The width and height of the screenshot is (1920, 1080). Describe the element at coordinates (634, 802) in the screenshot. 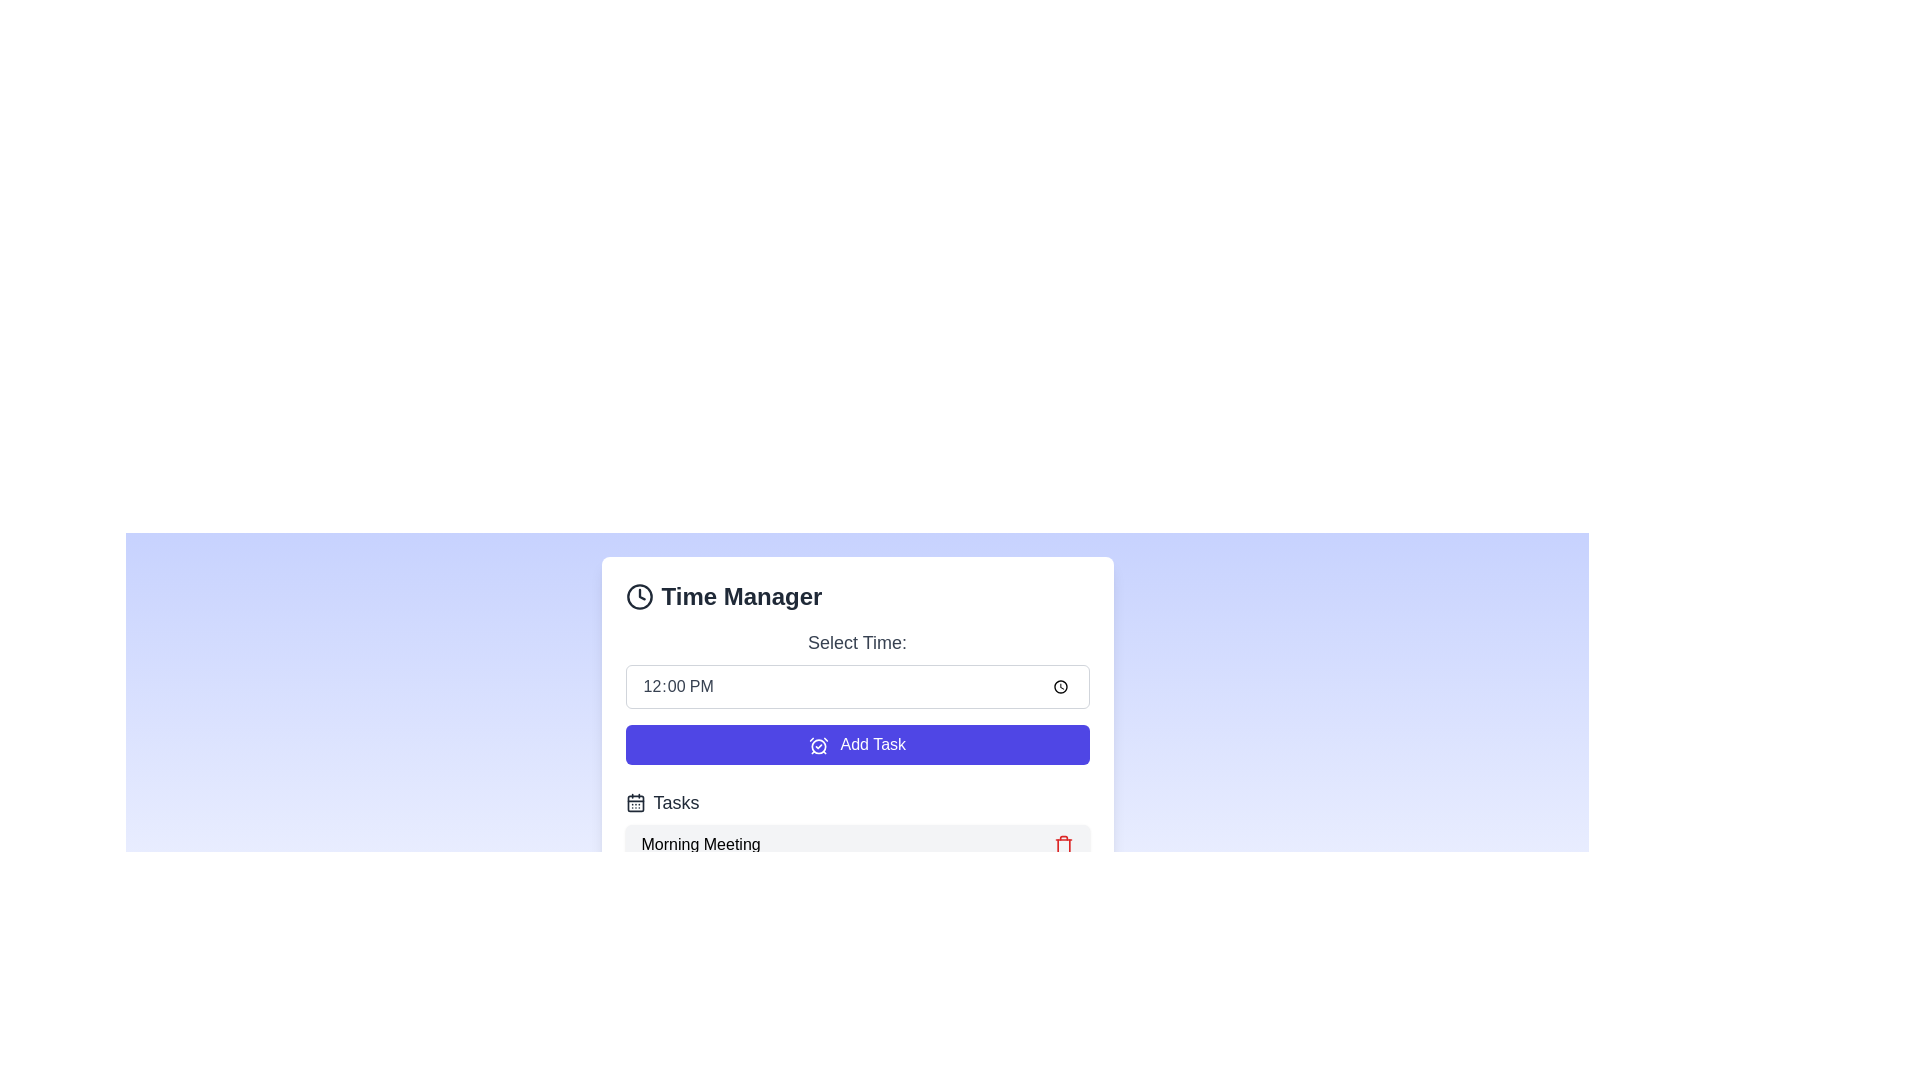

I see `the calendar icon background component, which serves as the main base for the calendar icon adjacent to the 'Tasks' label` at that location.